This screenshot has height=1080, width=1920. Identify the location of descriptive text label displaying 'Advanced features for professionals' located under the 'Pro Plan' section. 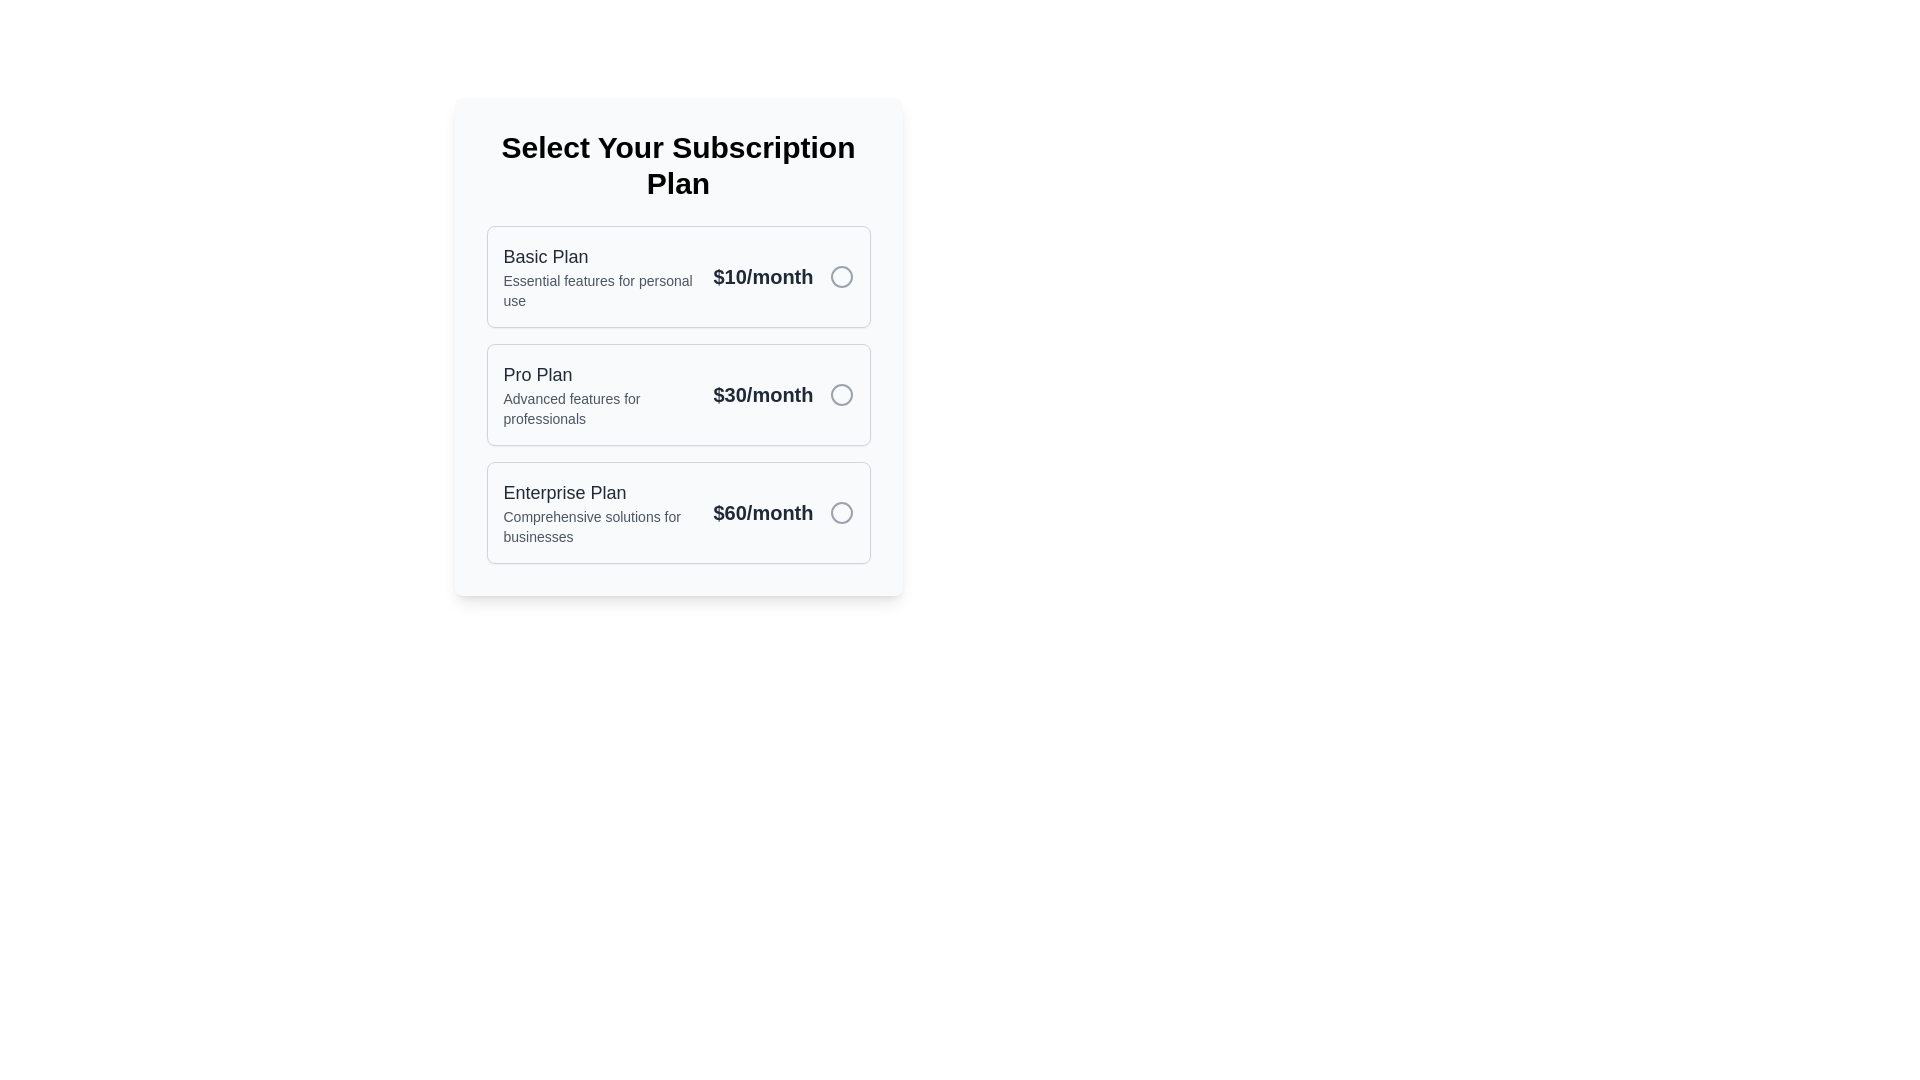
(599, 407).